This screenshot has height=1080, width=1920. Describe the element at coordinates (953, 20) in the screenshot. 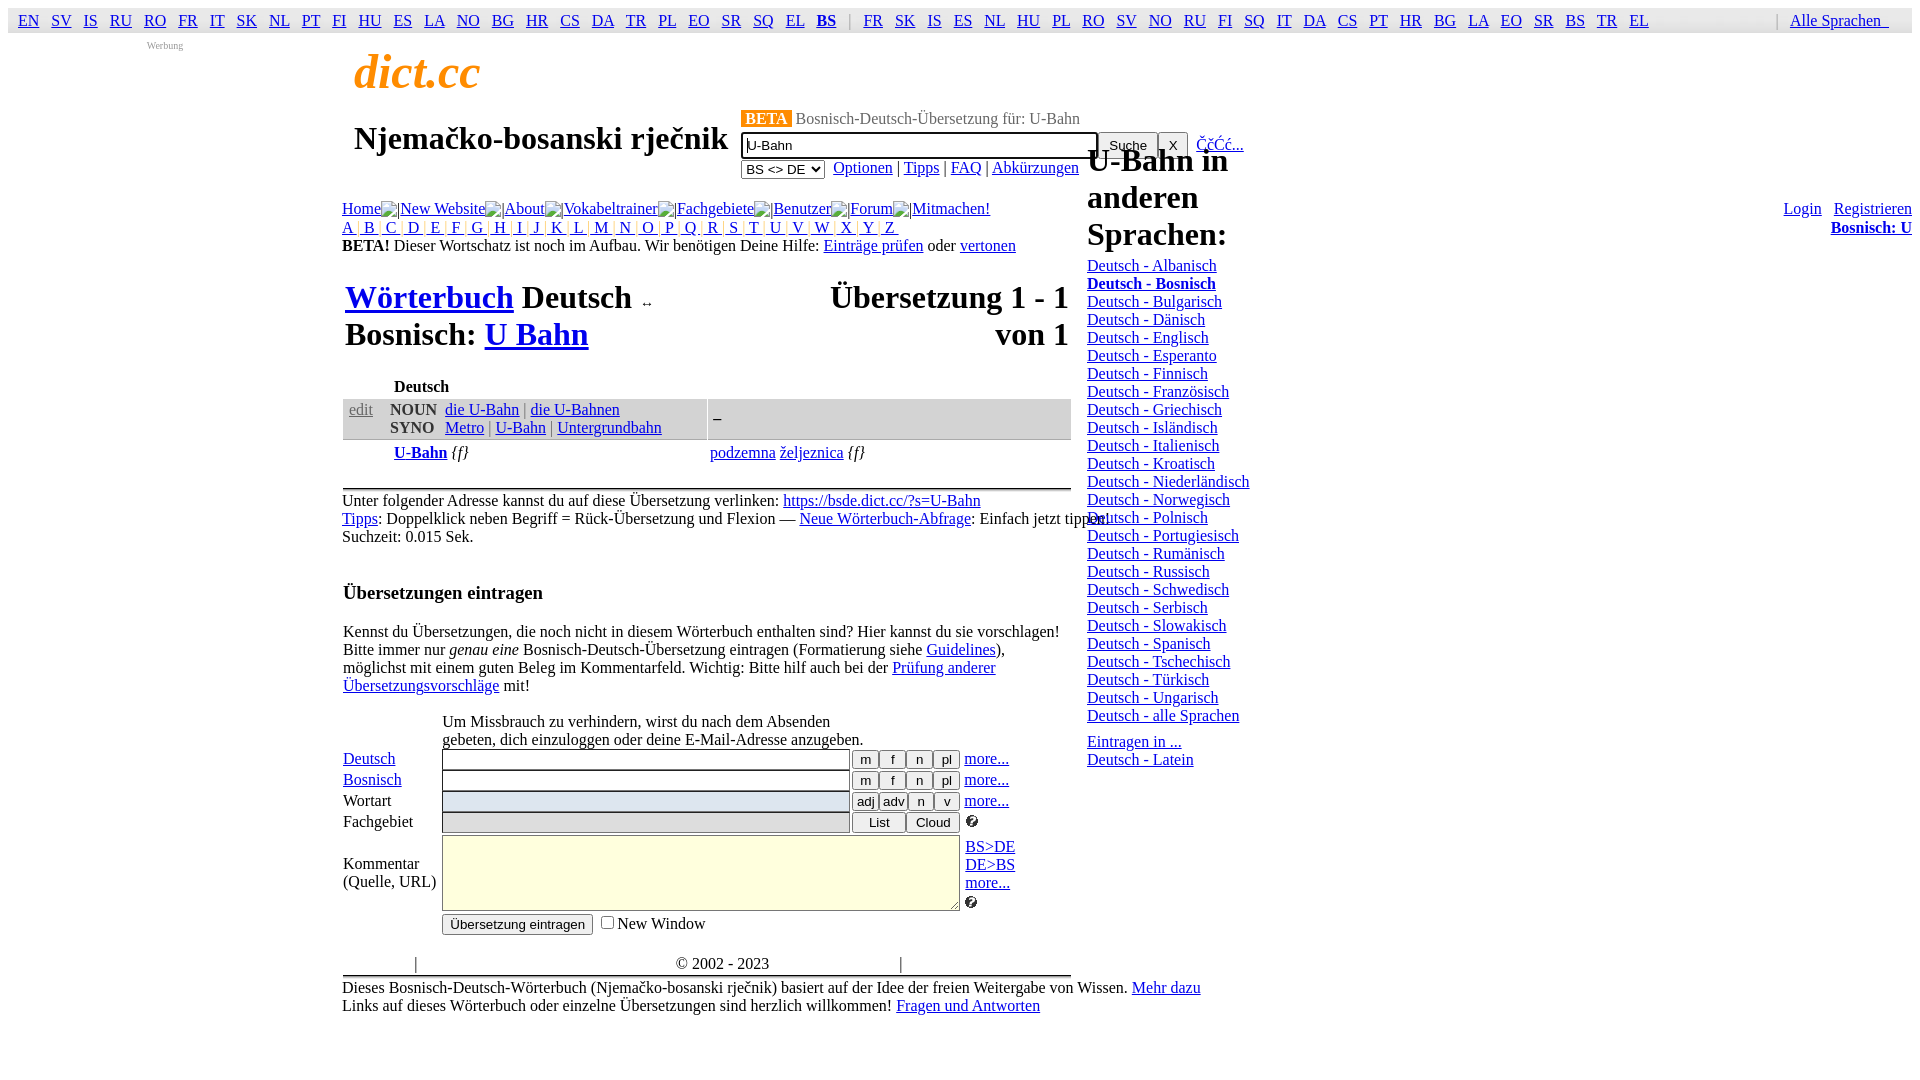

I see `'ES'` at that location.